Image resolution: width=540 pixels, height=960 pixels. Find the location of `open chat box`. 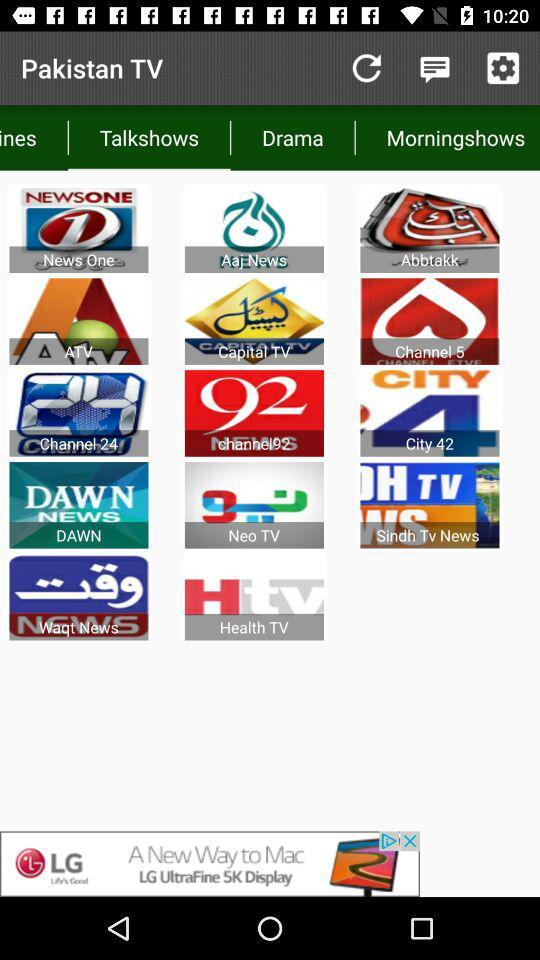

open chat box is located at coordinates (434, 68).